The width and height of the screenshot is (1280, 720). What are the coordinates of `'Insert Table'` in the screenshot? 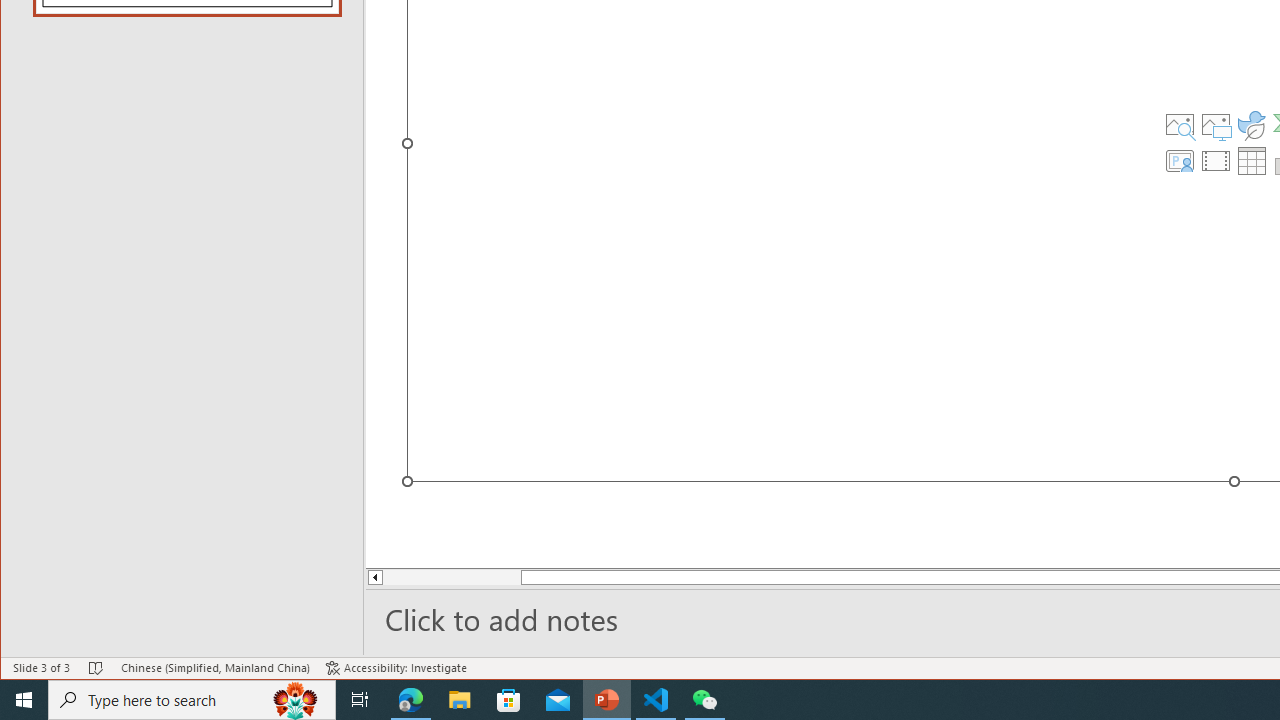 It's located at (1251, 159).